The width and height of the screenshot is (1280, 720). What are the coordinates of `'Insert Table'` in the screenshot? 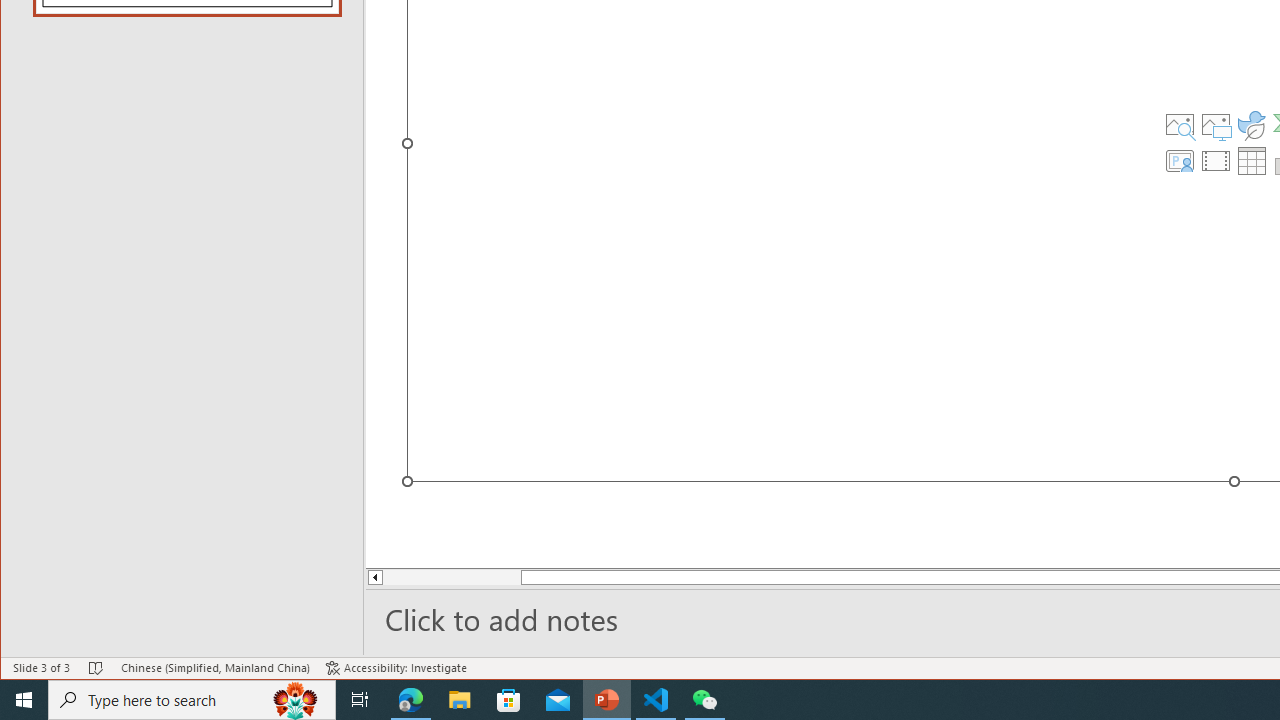 It's located at (1251, 159).